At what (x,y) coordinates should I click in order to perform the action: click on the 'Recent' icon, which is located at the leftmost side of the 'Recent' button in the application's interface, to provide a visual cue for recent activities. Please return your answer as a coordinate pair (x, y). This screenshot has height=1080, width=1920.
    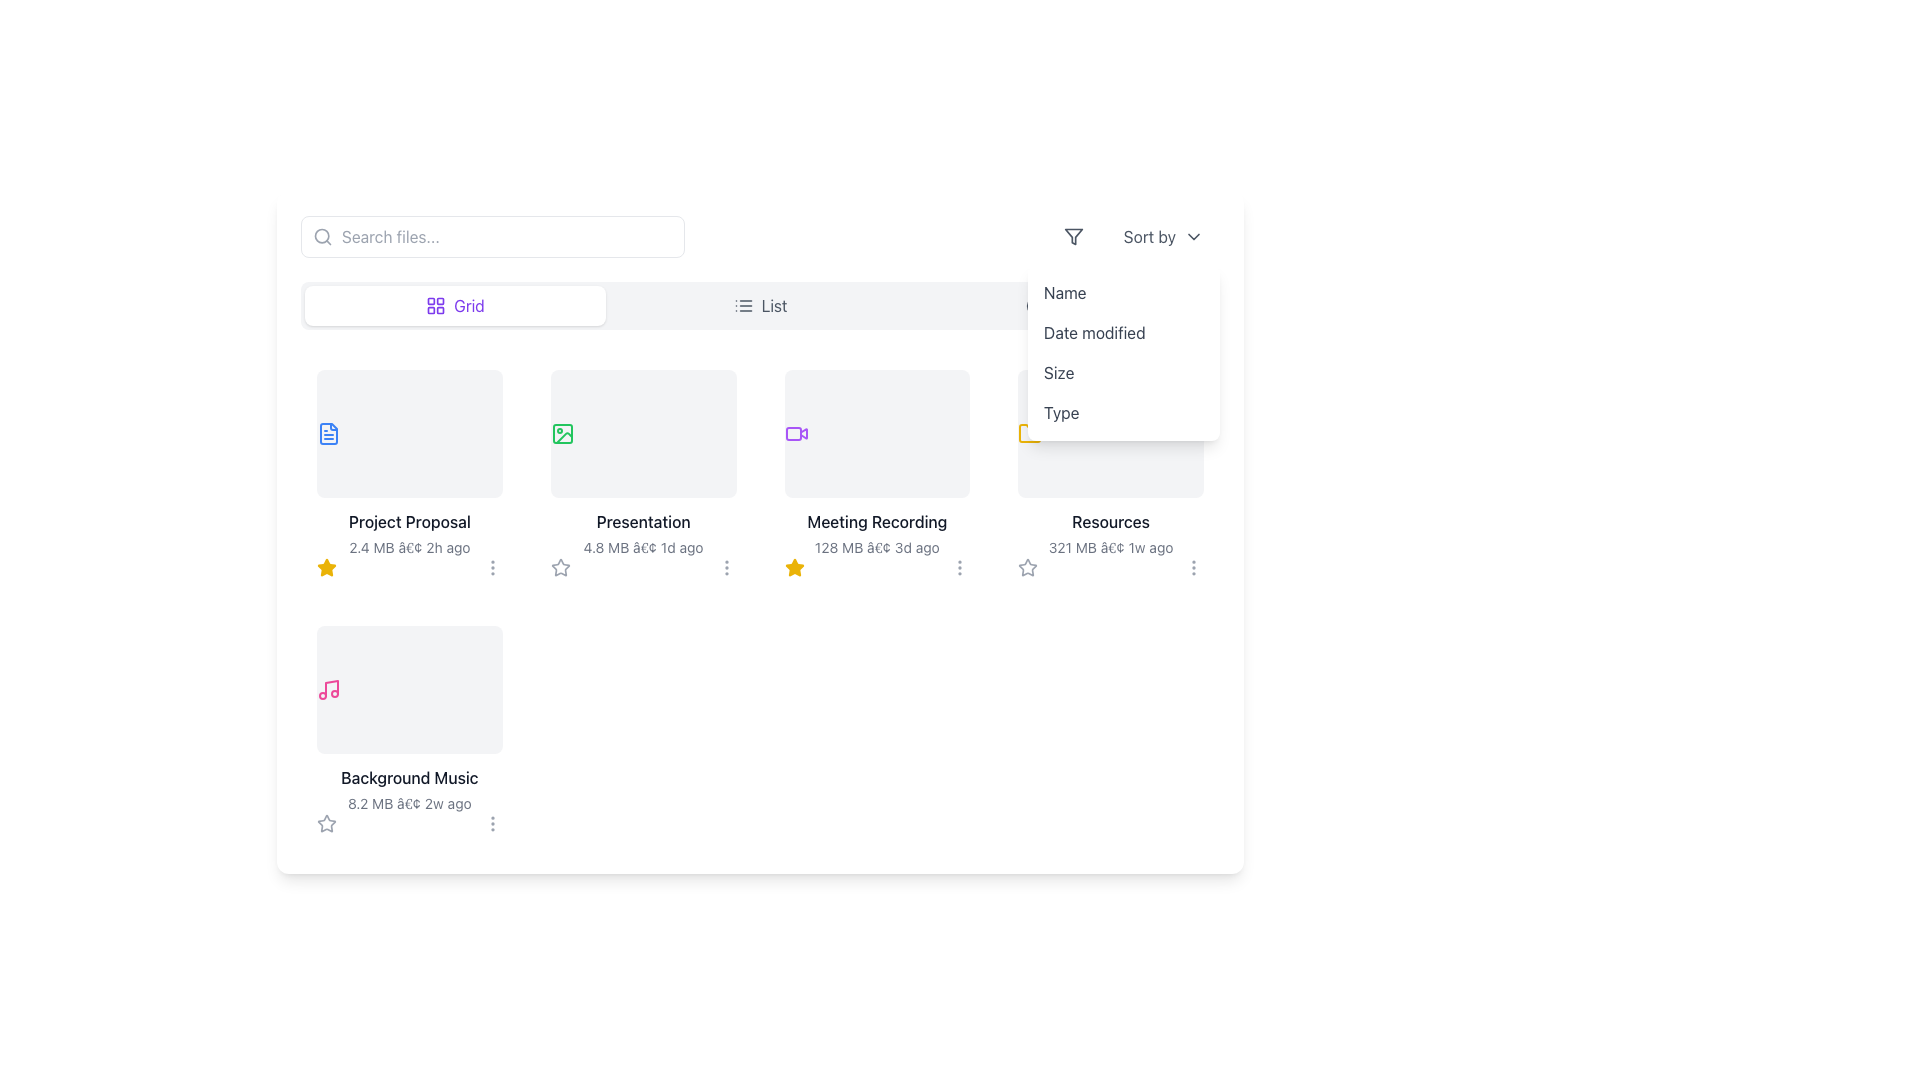
    Looking at the image, I should click on (1036, 305).